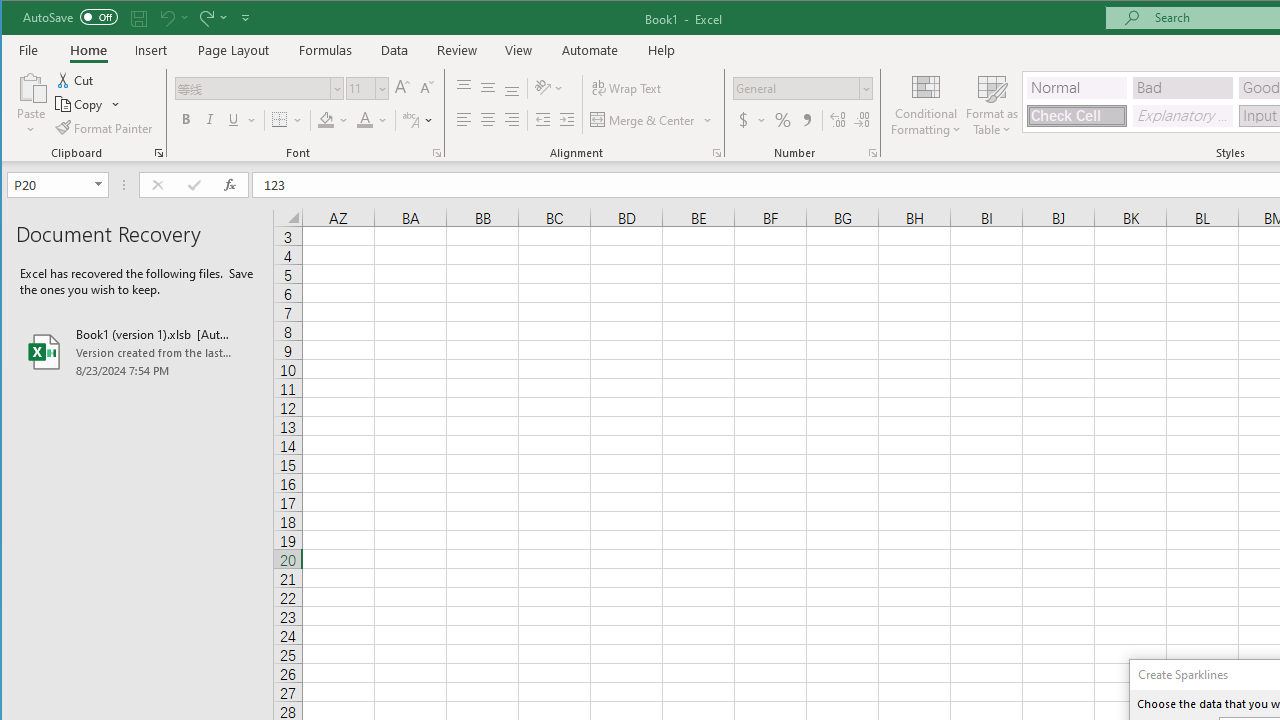  I want to click on 'Format Cell Number', so click(872, 152).